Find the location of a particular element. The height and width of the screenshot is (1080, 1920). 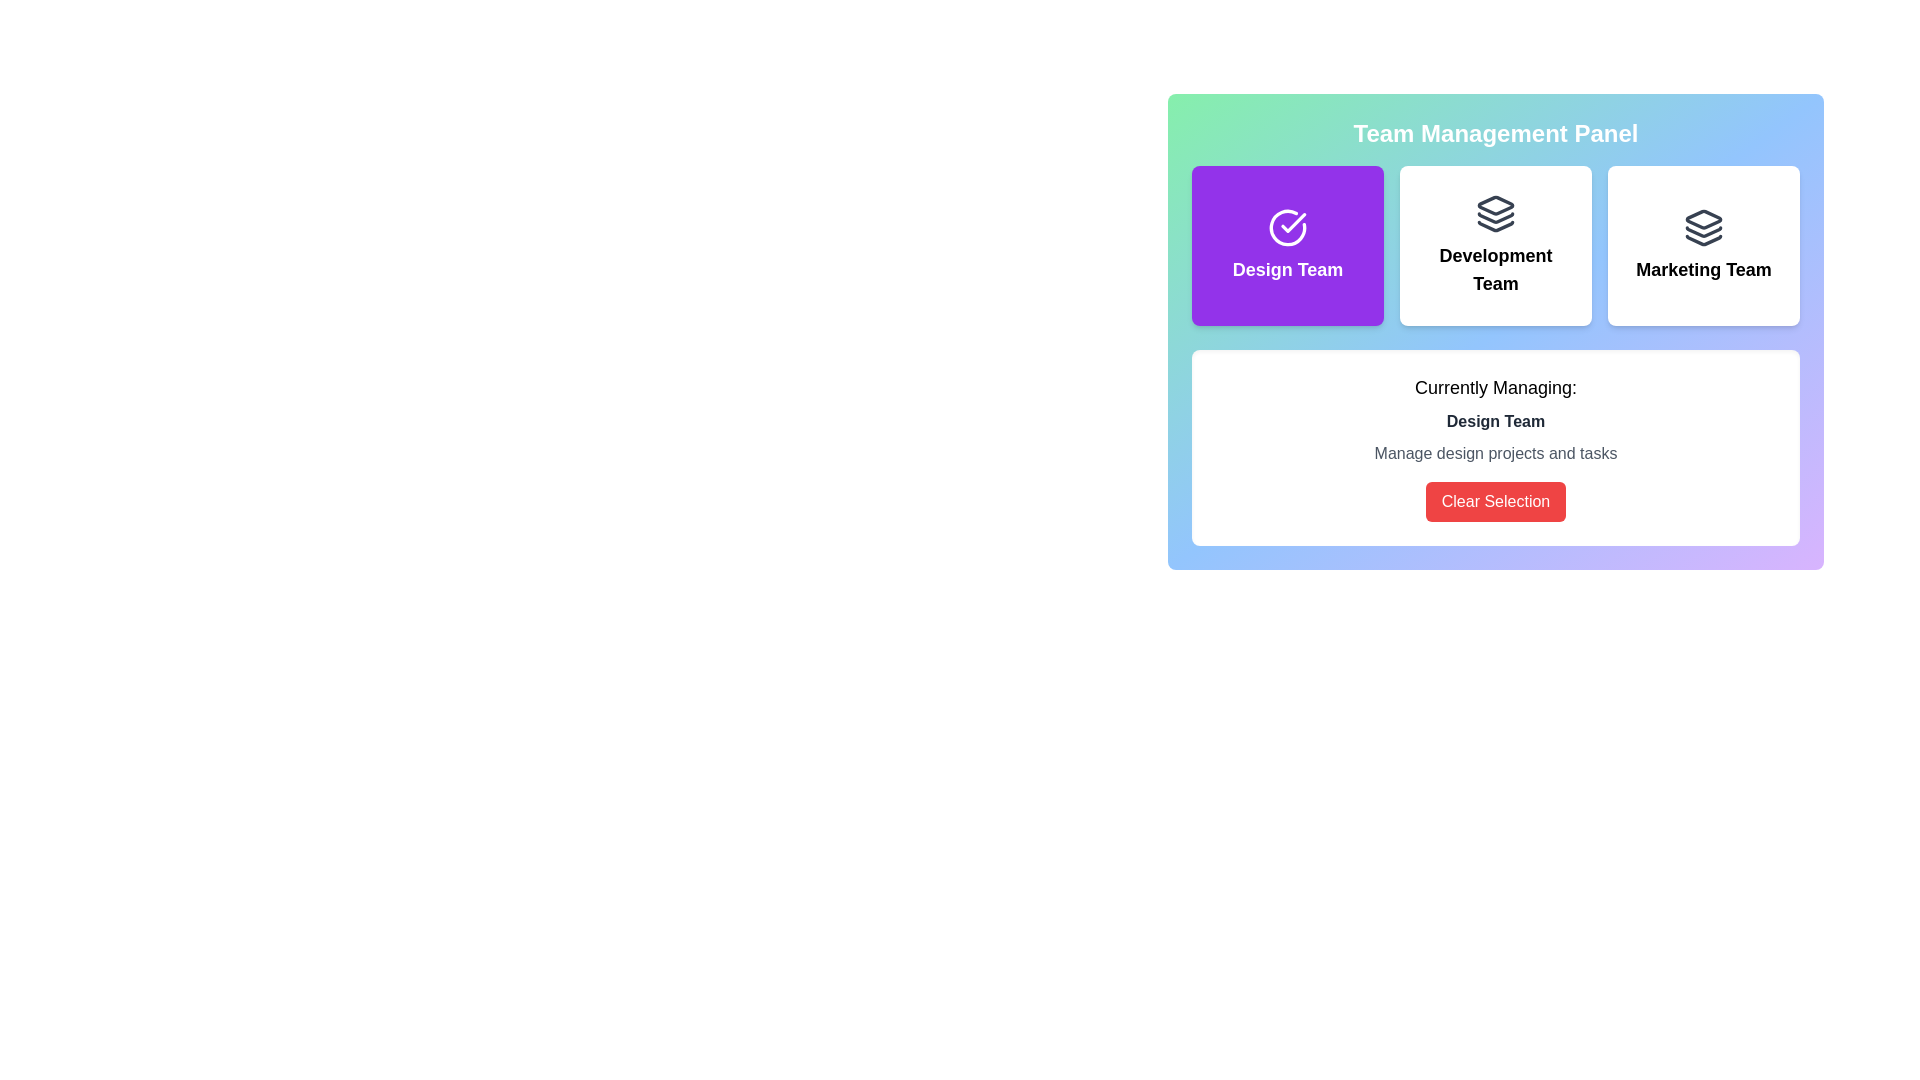

the team selection button for the Design Team located in the Team Management Panel is located at coordinates (1287, 245).